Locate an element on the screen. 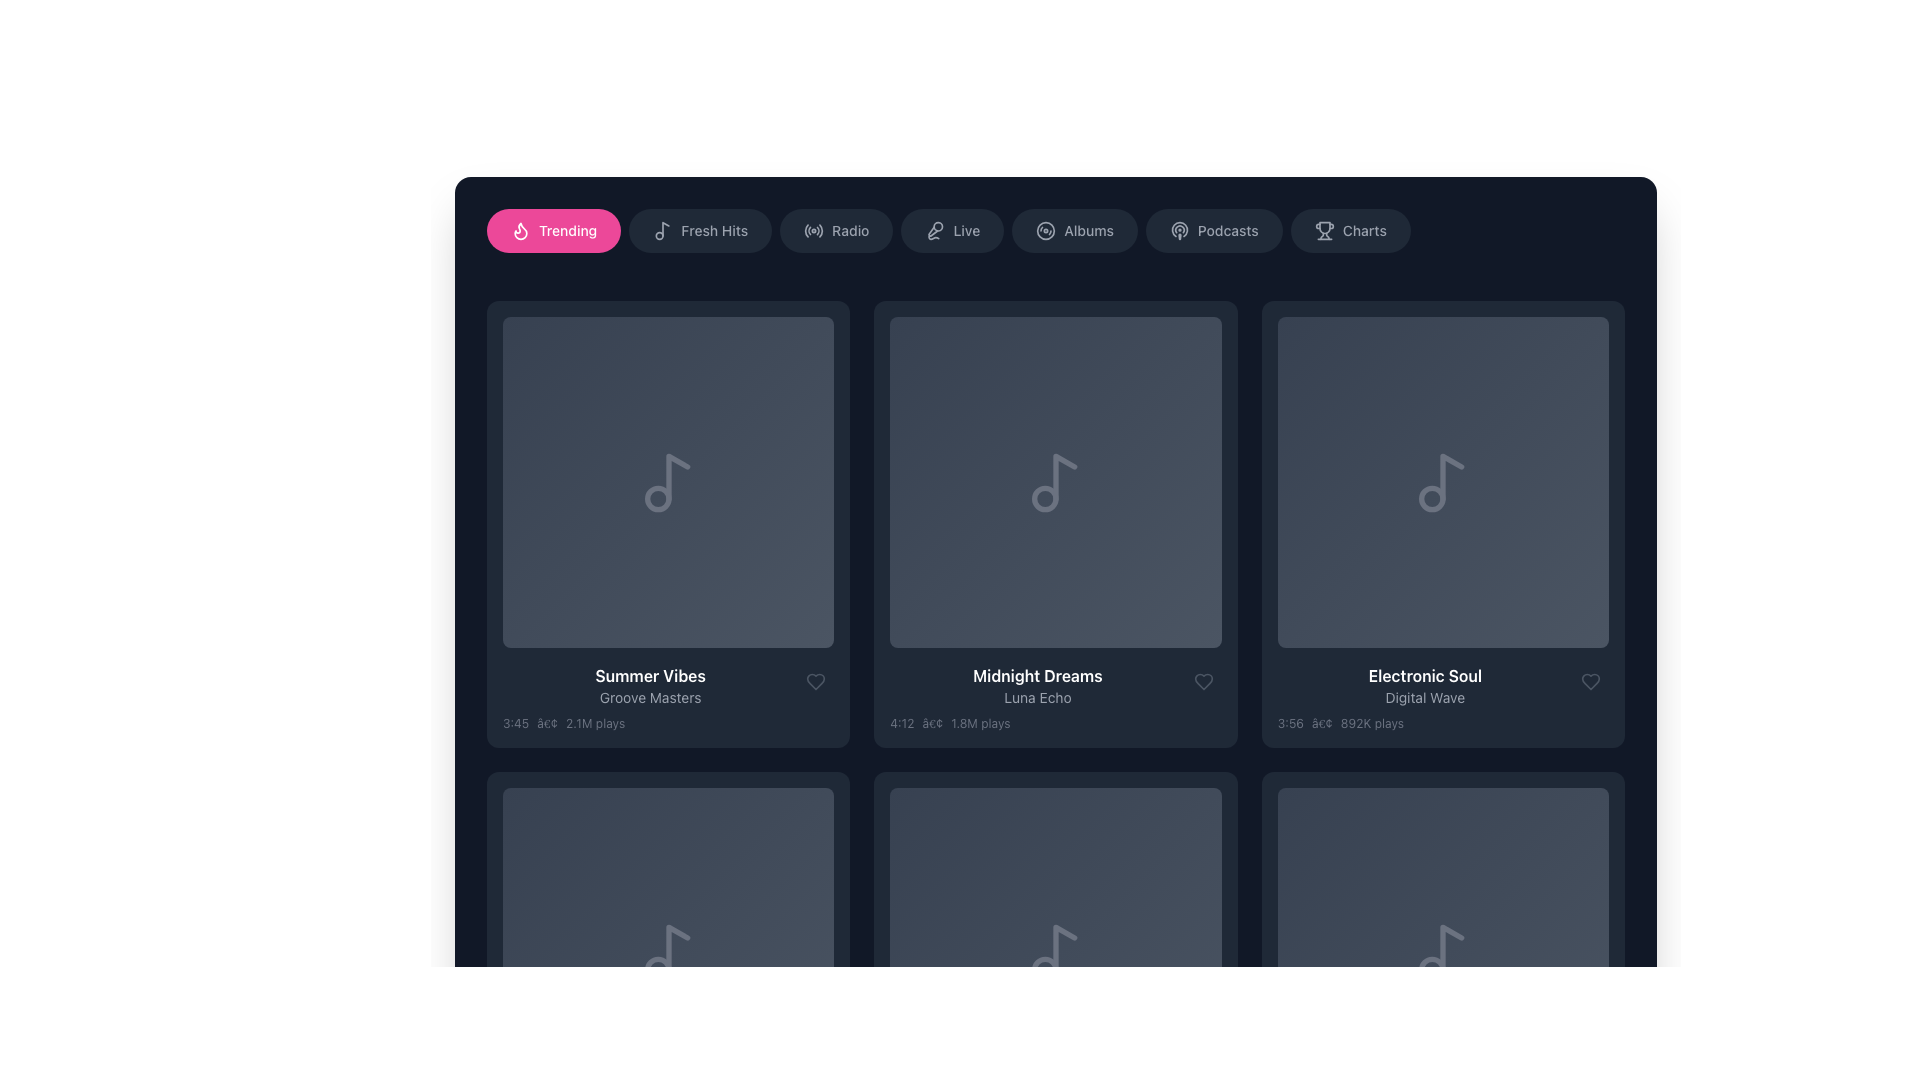 The image size is (1920, 1080). the podcast category vector graphic icon in the navigation menu, located between the 'Albums' icon and the 'Podcasts' text label is located at coordinates (1179, 228).